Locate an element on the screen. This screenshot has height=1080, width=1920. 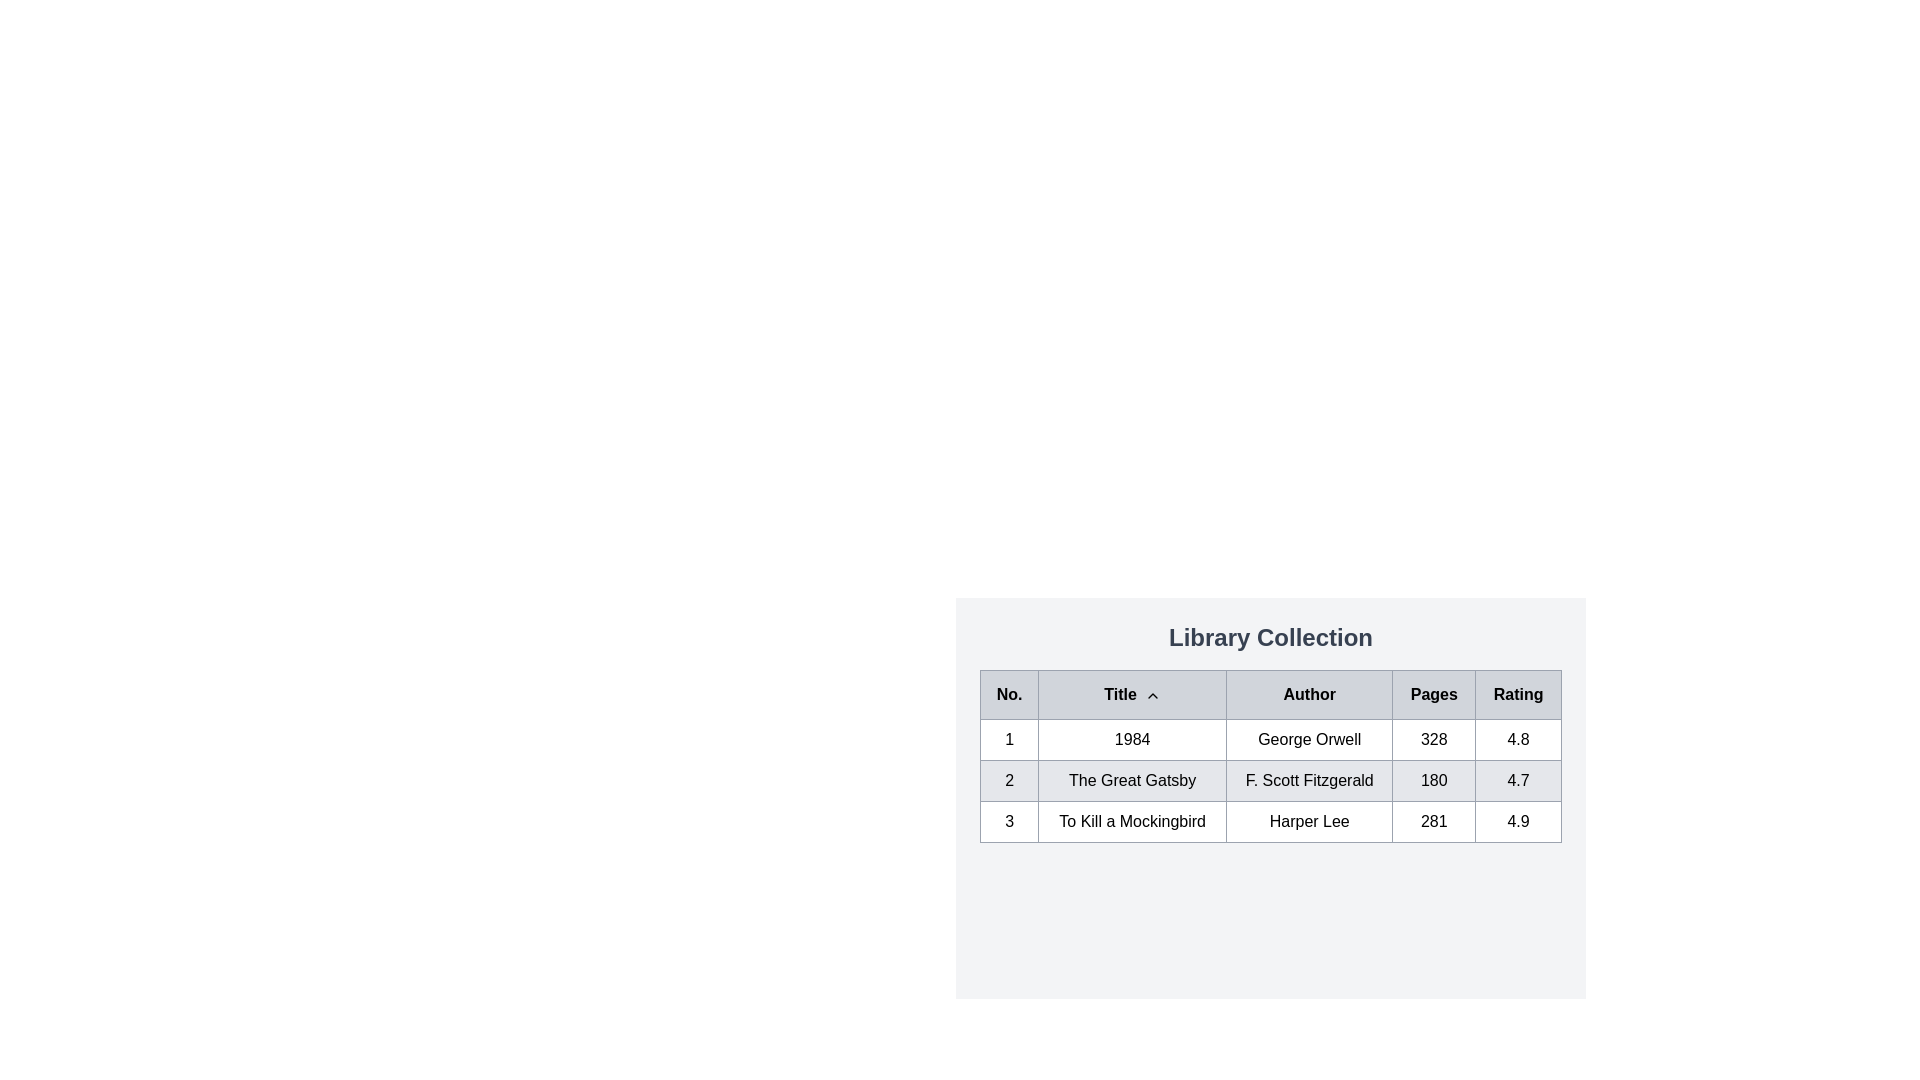
the numeric value '4.7' displayed in bold within a light gray rectangular area in the fifth column of the second row of the table is located at coordinates (1518, 779).